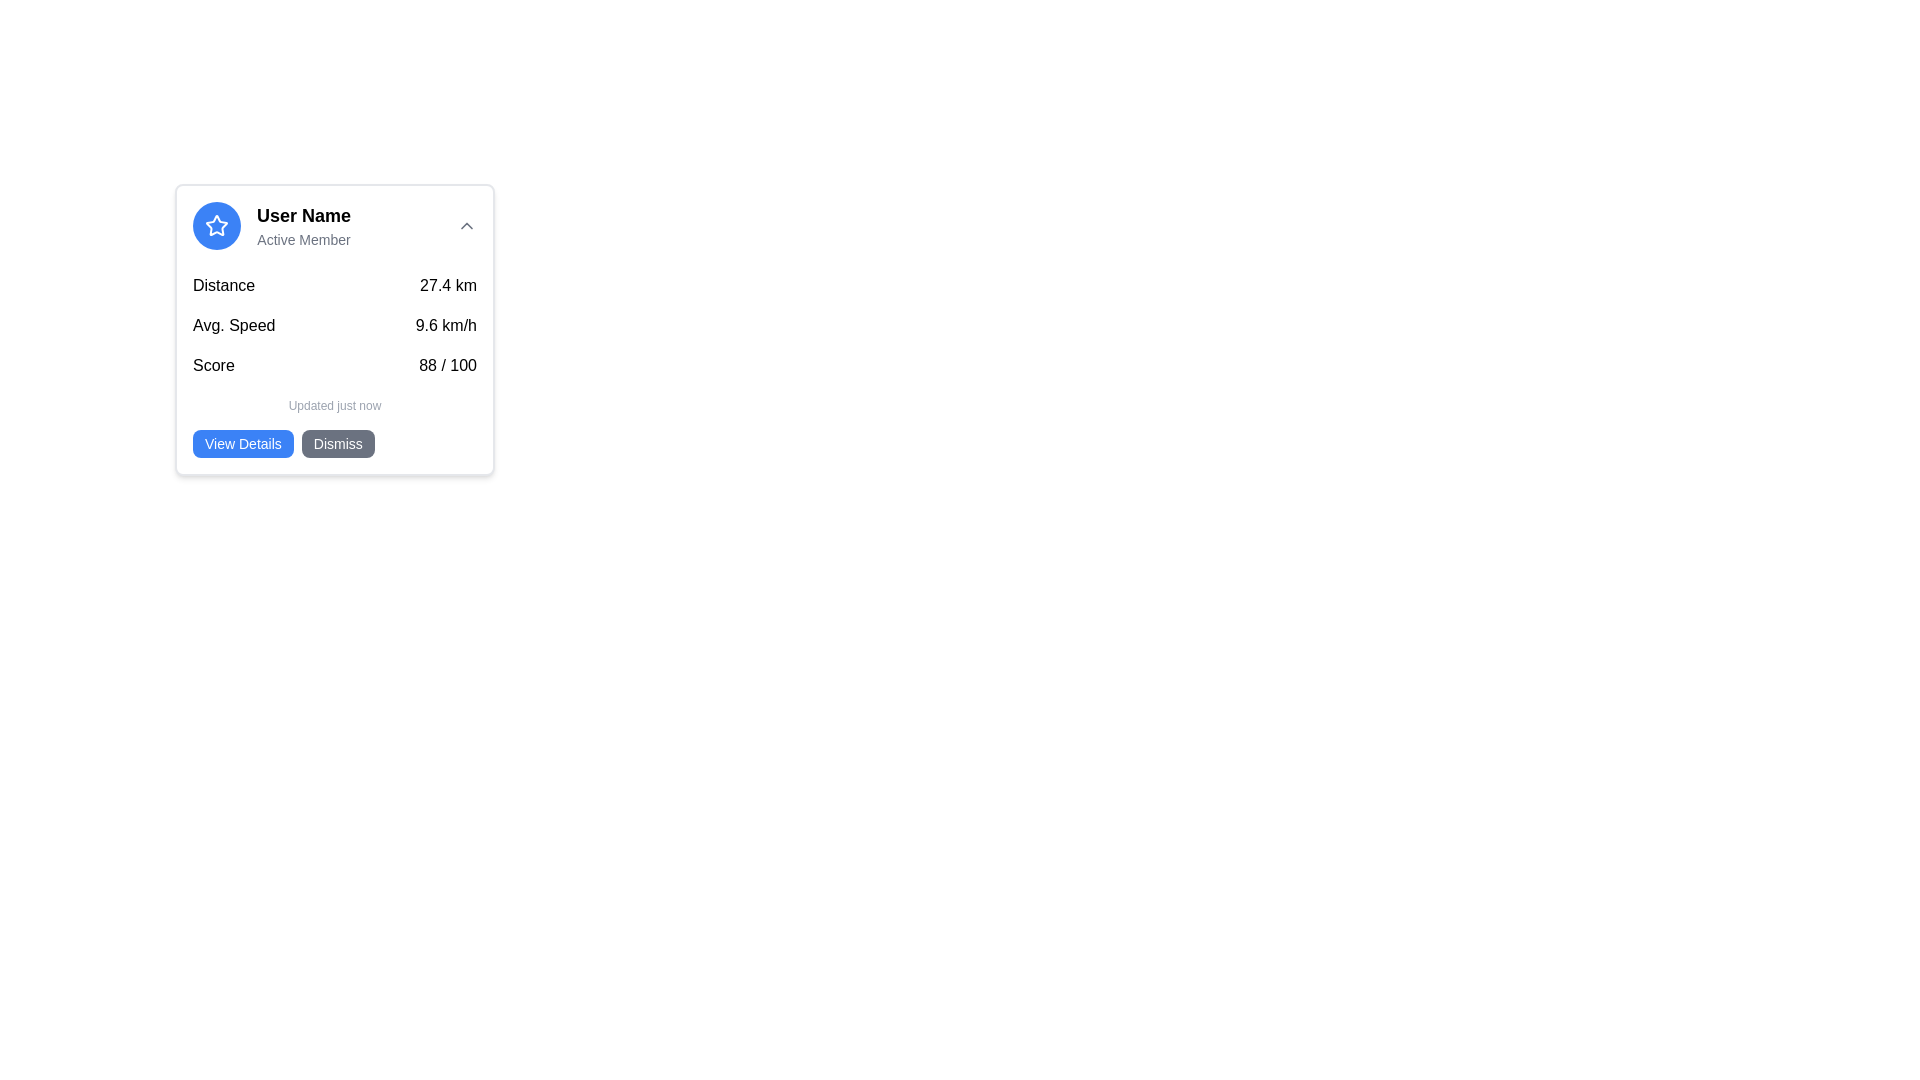 Image resolution: width=1920 pixels, height=1080 pixels. Describe the element at coordinates (216, 225) in the screenshot. I see `the graphic badge or icon located to the left of the text block containing 'User Name' and 'Active Member'` at that location.